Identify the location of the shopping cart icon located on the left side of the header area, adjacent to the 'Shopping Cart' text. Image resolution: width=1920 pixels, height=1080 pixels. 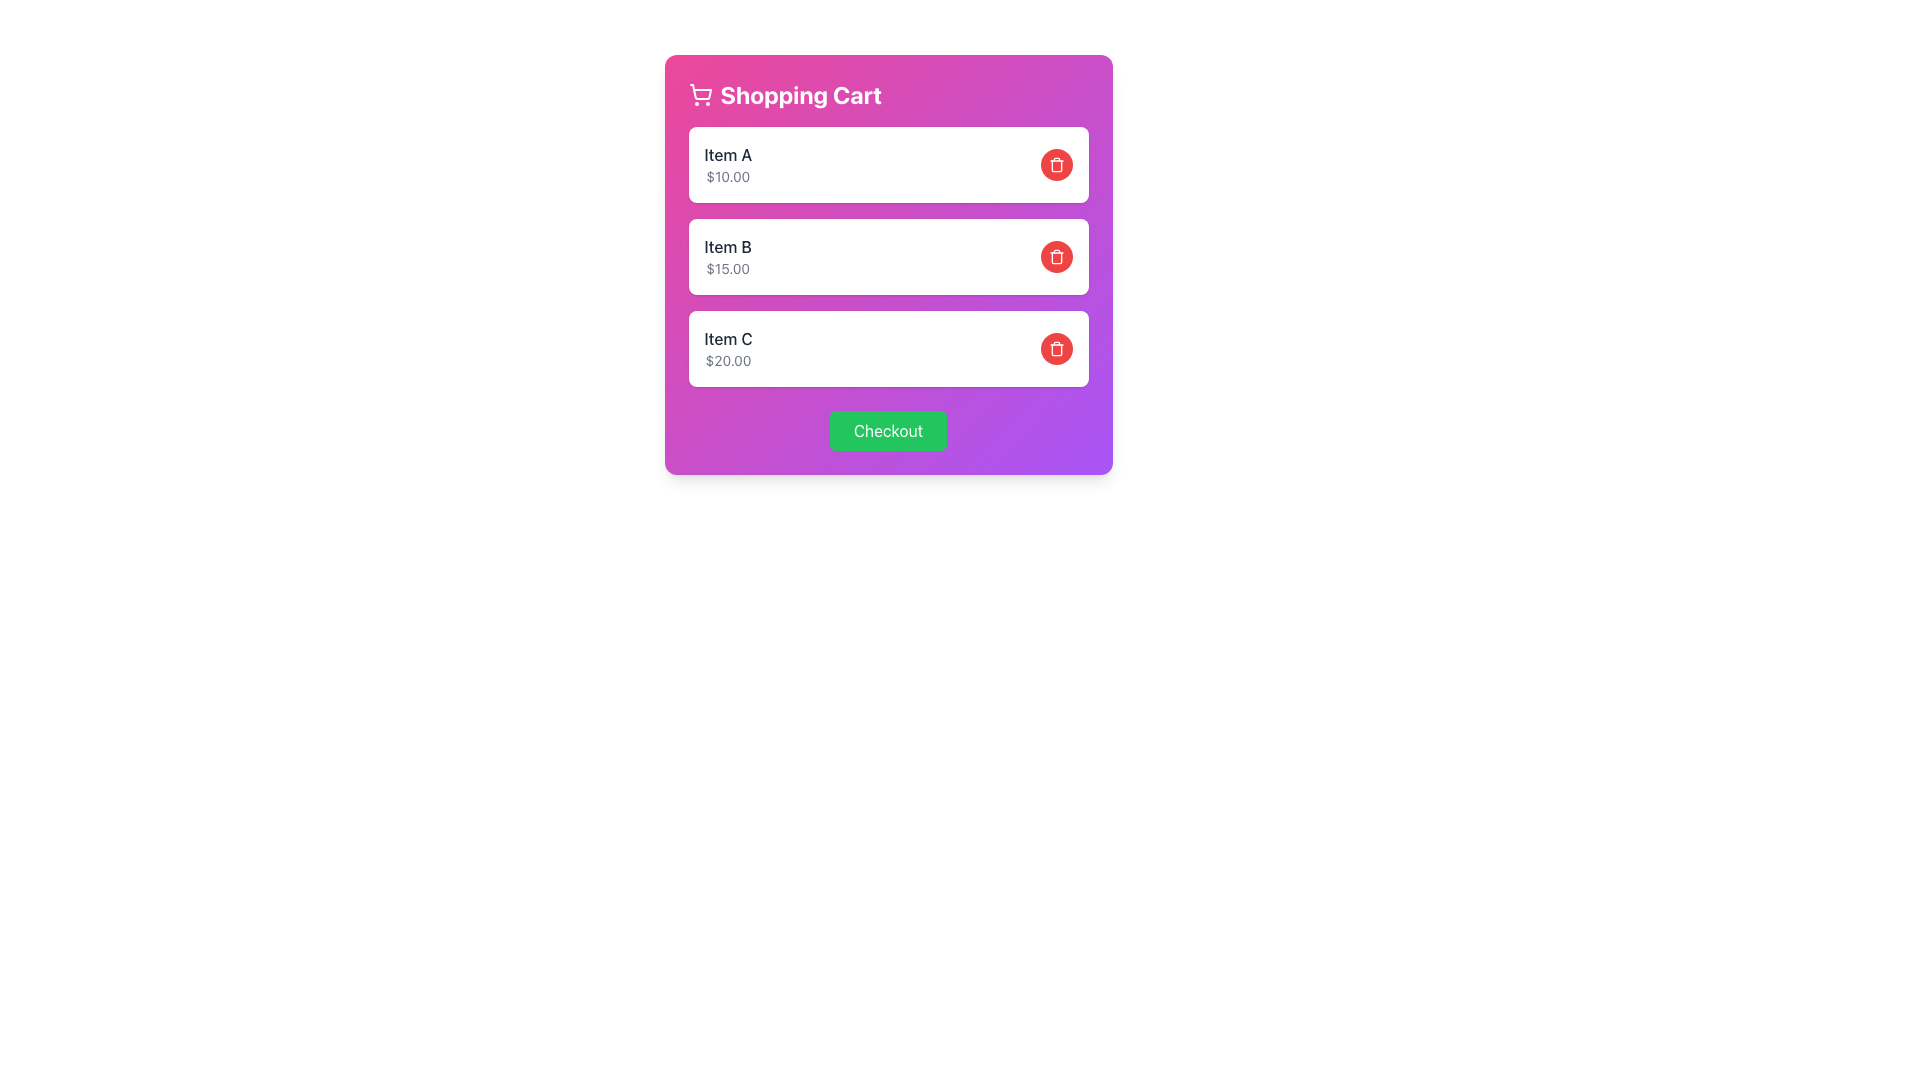
(700, 92).